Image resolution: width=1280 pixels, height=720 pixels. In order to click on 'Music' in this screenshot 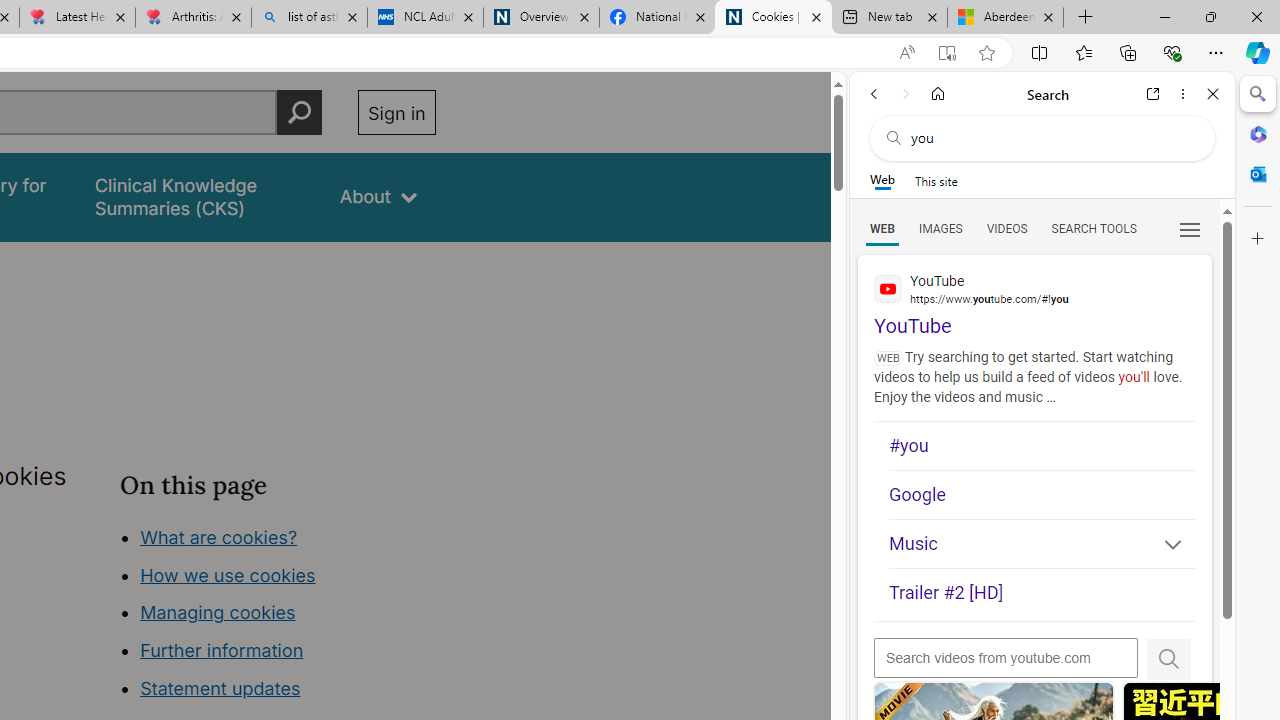, I will do `click(1041, 543)`.